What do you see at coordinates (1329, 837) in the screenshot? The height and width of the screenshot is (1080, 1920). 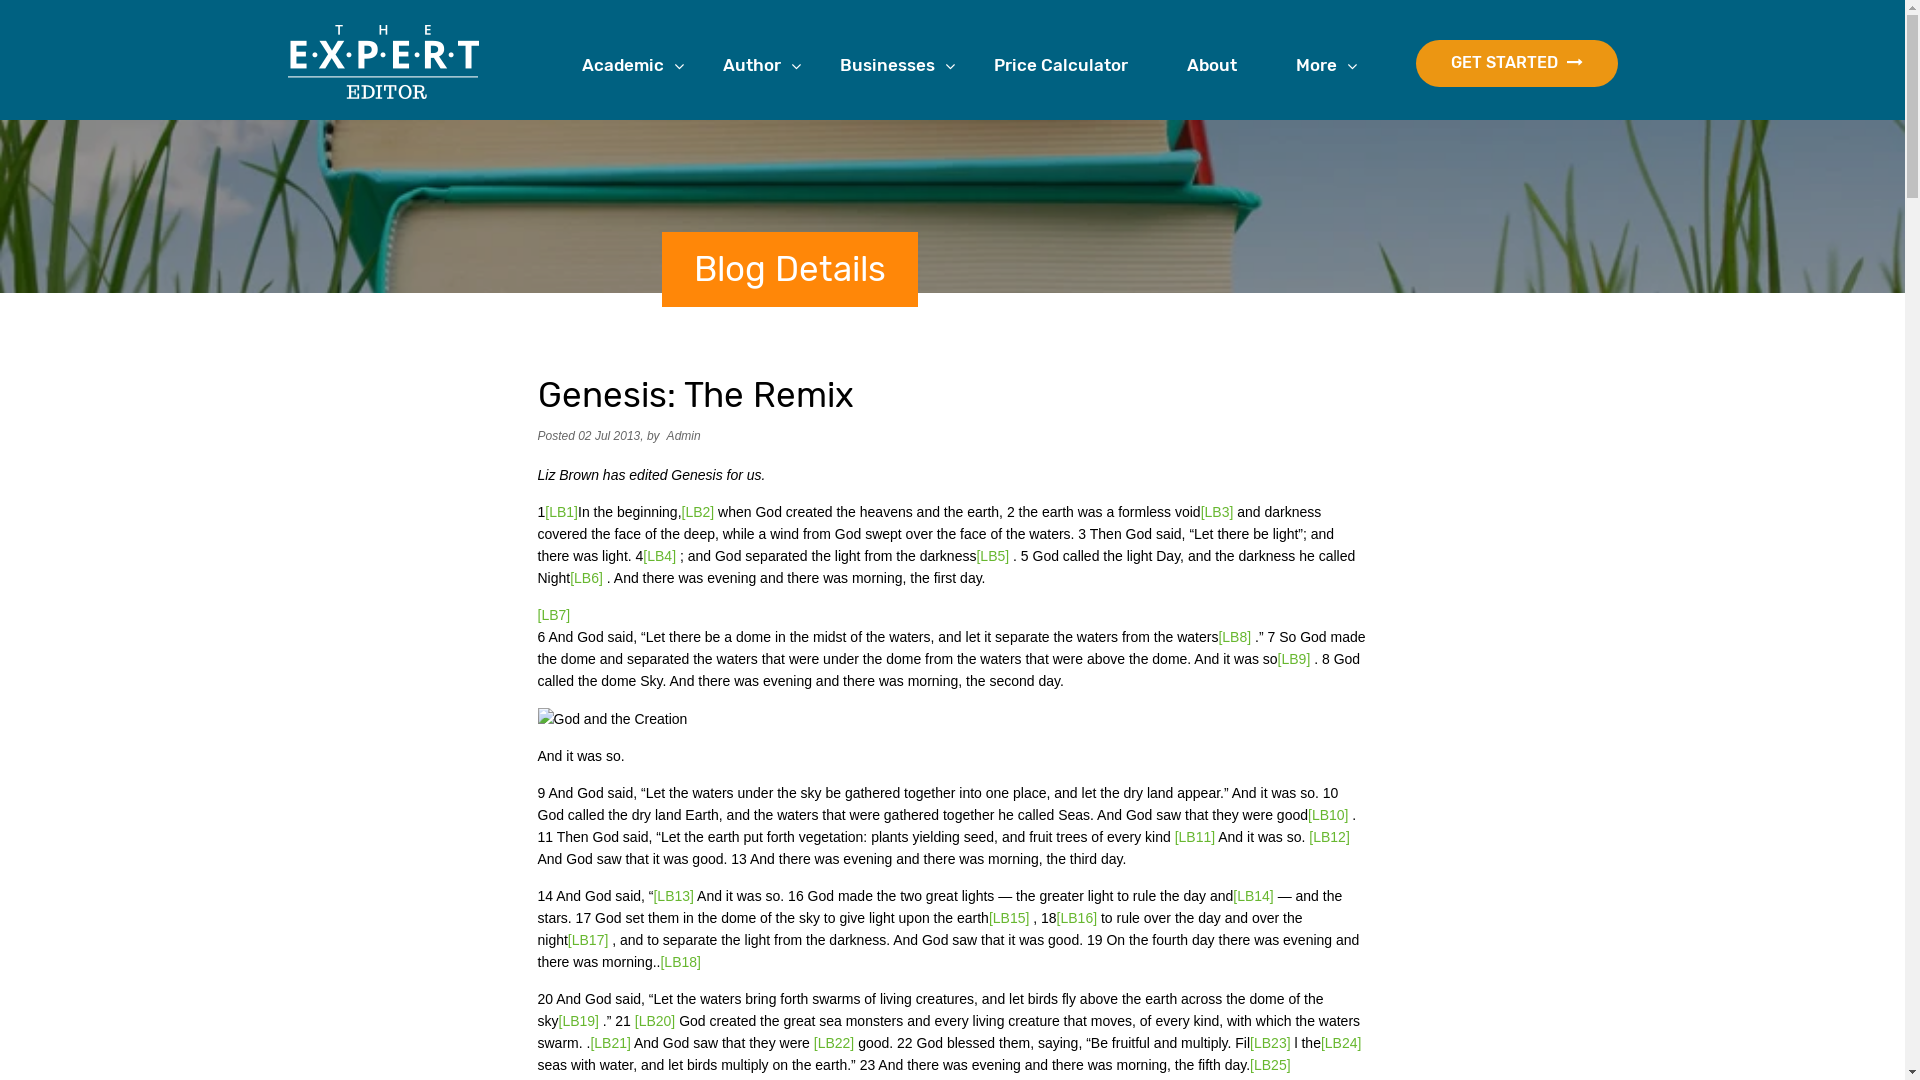 I see `'[LB12]'` at bounding box center [1329, 837].